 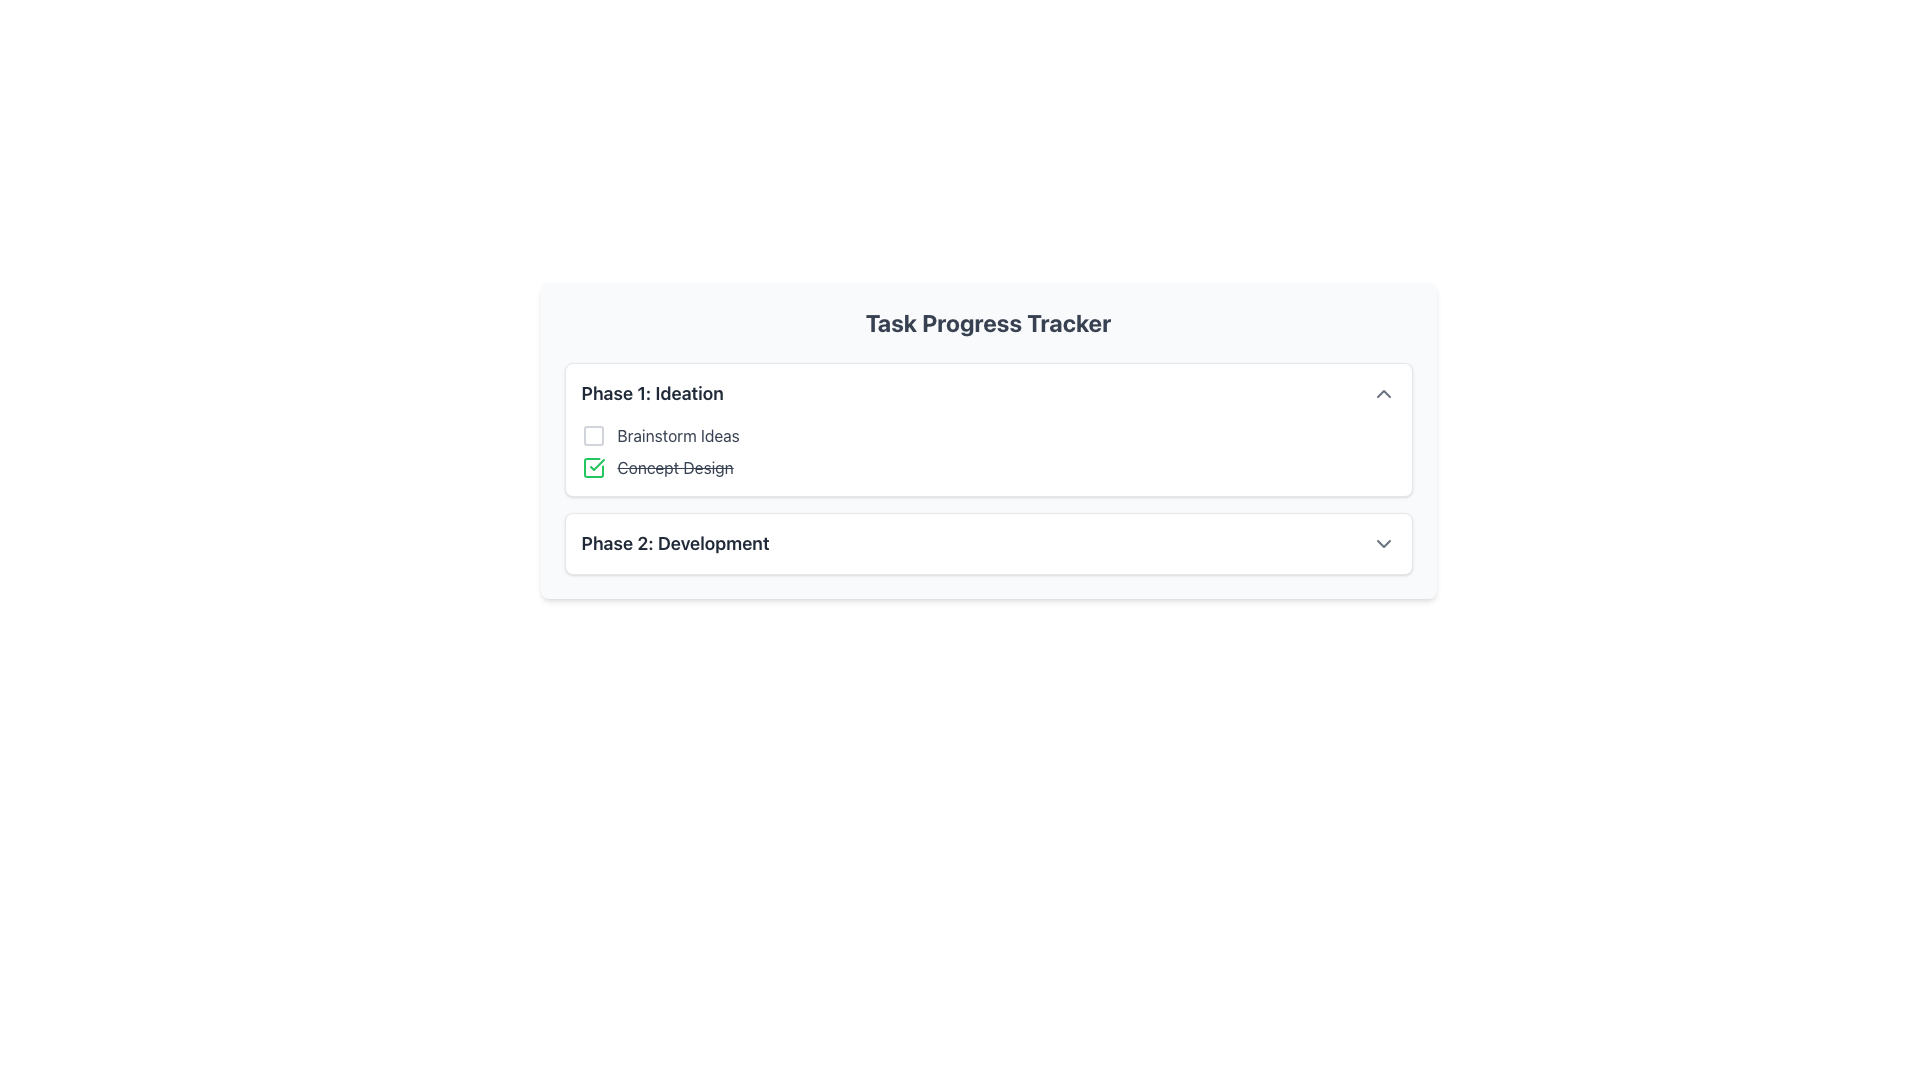 What do you see at coordinates (592, 434) in the screenshot?
I see `the hollow square Checkbox icon located to the left of the text label 'Brainstorm Ideas' in the 'Phase 1: Ideation' section` at bounding box center [592, 434].